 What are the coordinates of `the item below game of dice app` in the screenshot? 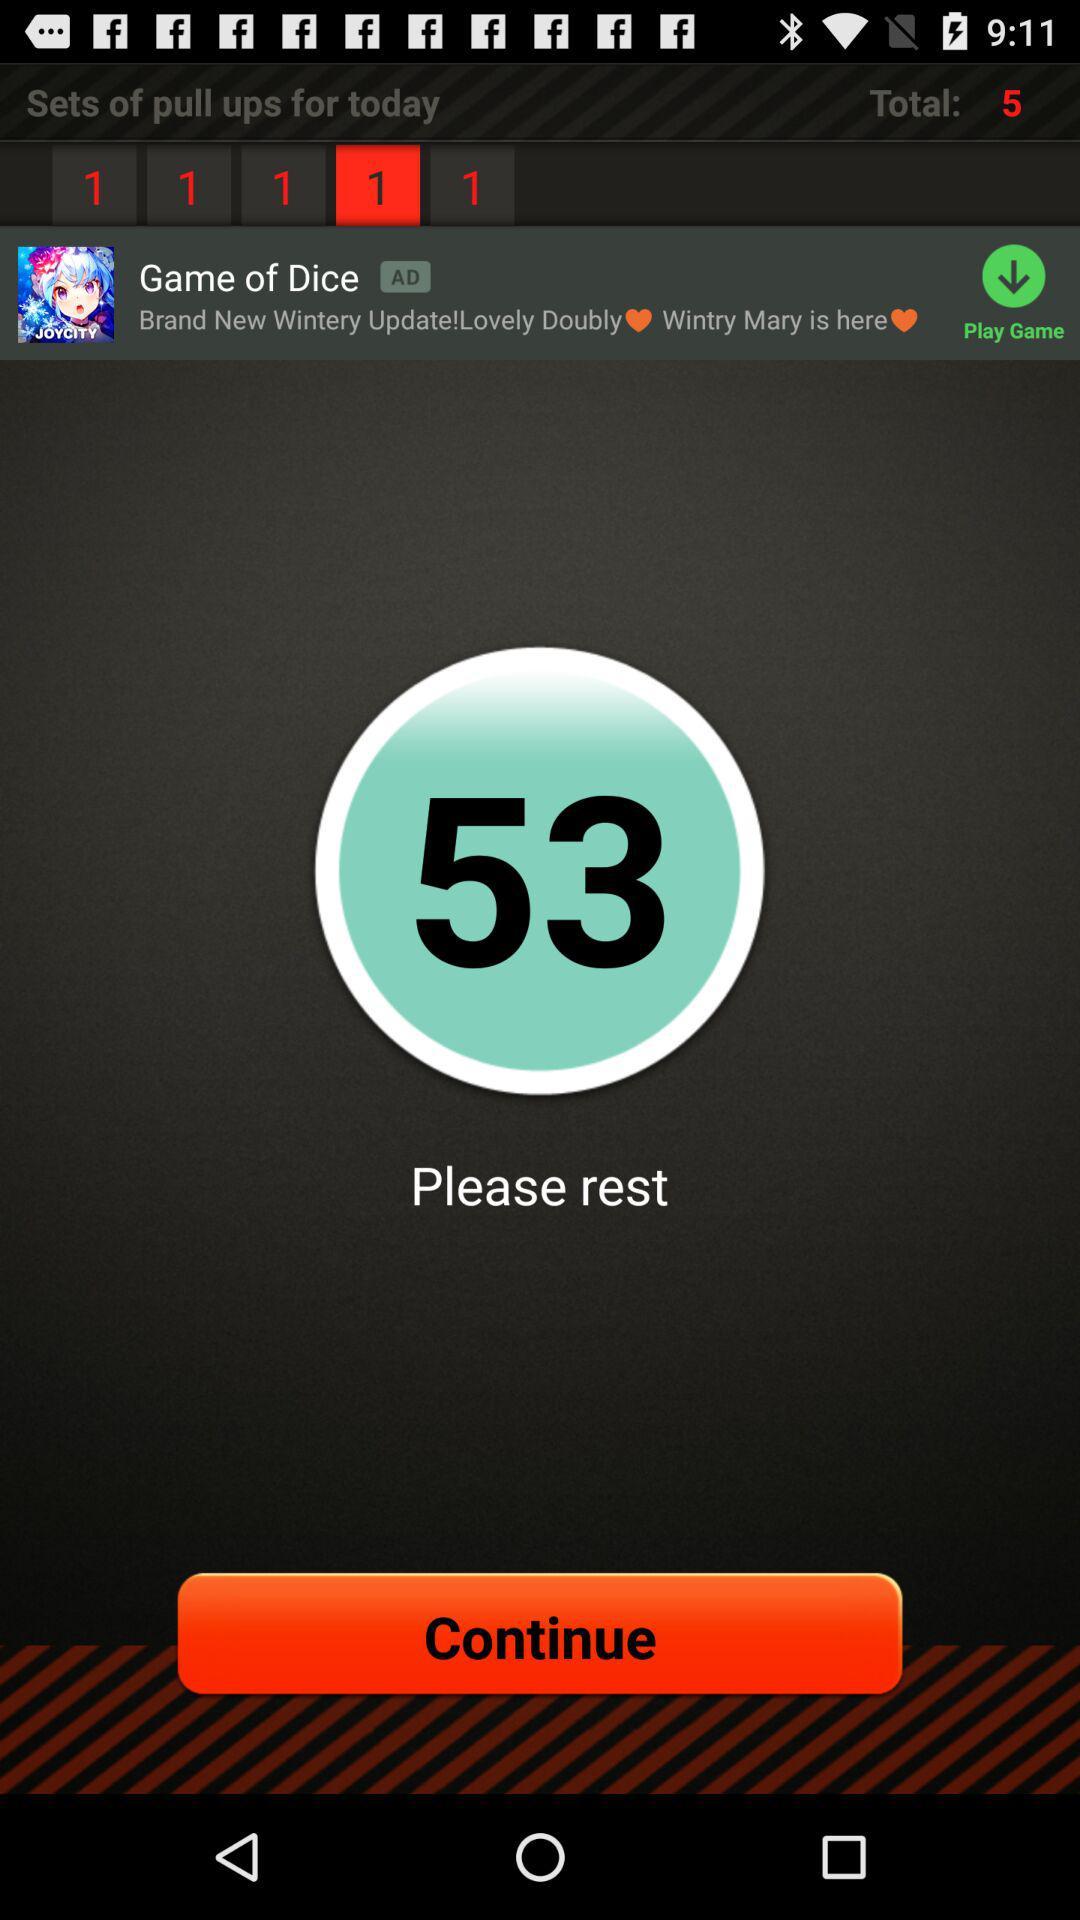 It's located at (528, 318).